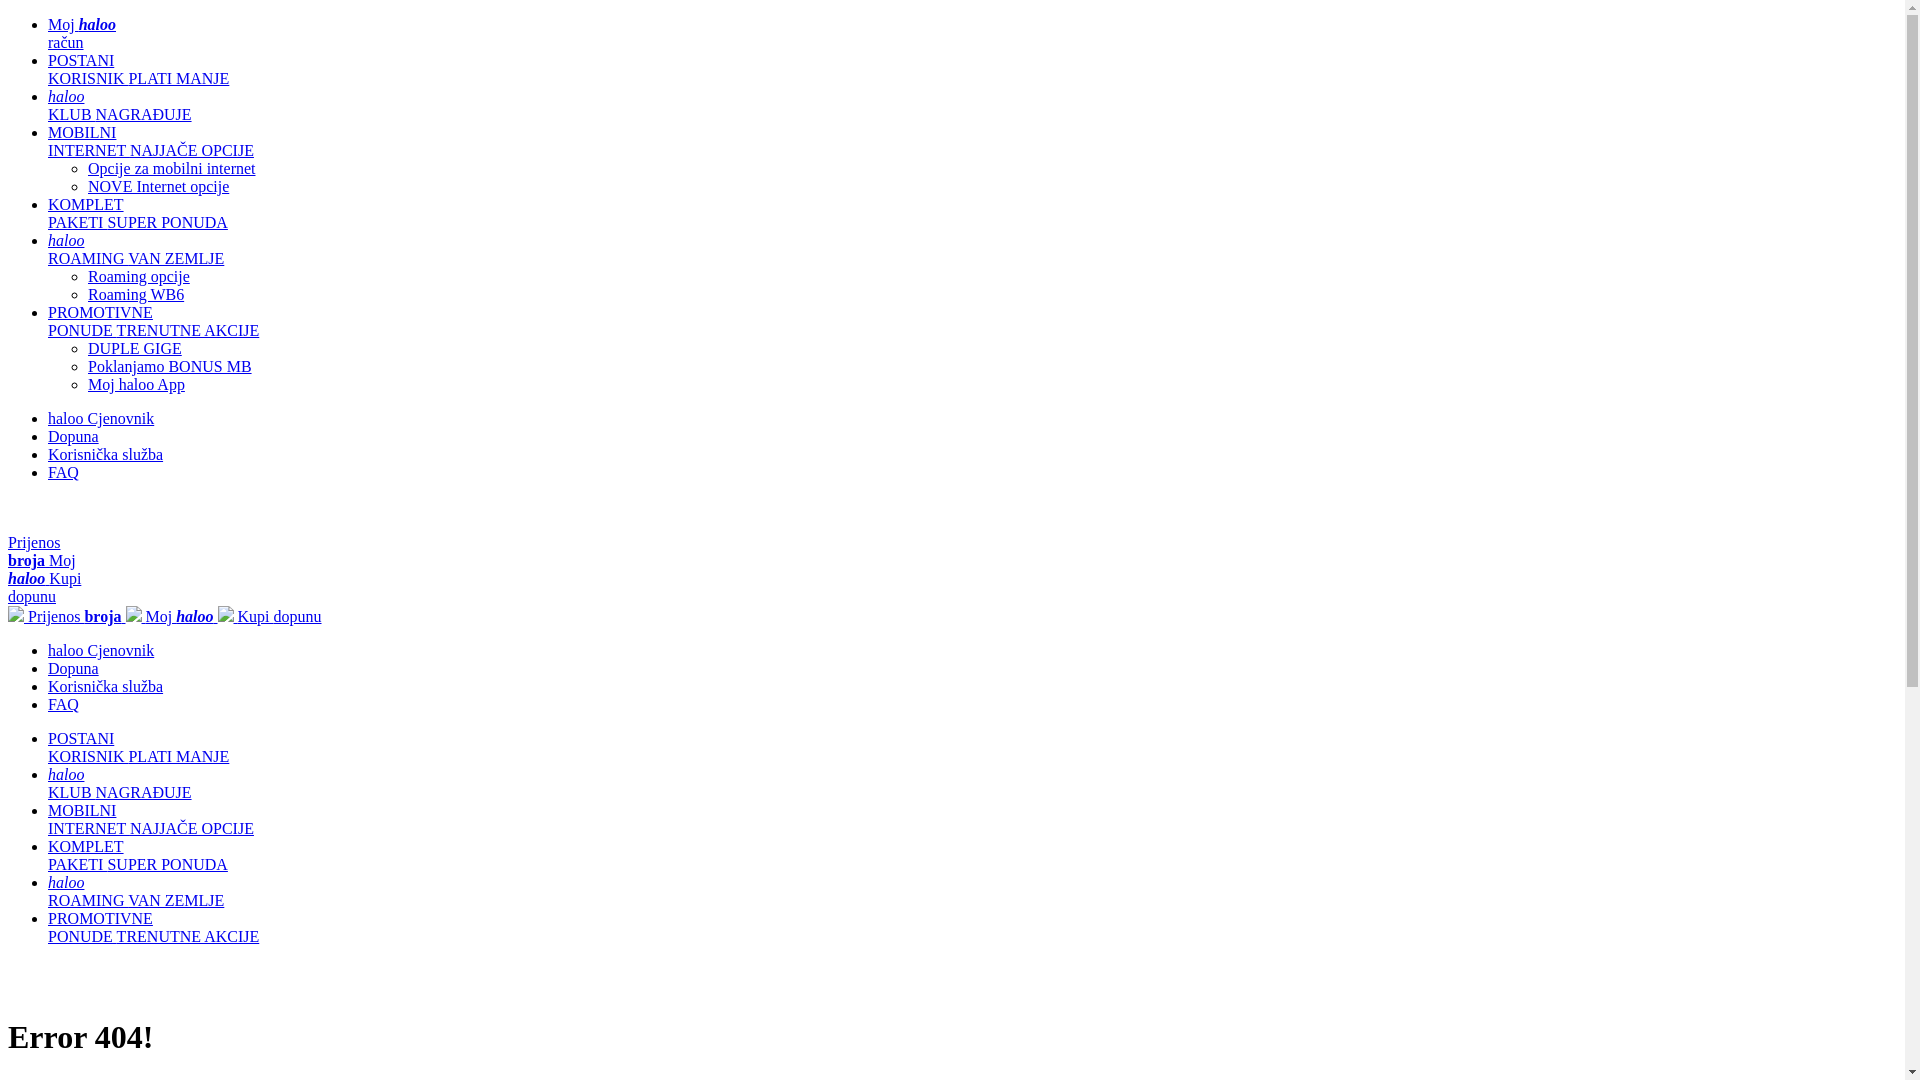  What do you see at coordinates (33, 551) in the screenshot?
I see `'Prijenos` at bounding box center [33, 551].